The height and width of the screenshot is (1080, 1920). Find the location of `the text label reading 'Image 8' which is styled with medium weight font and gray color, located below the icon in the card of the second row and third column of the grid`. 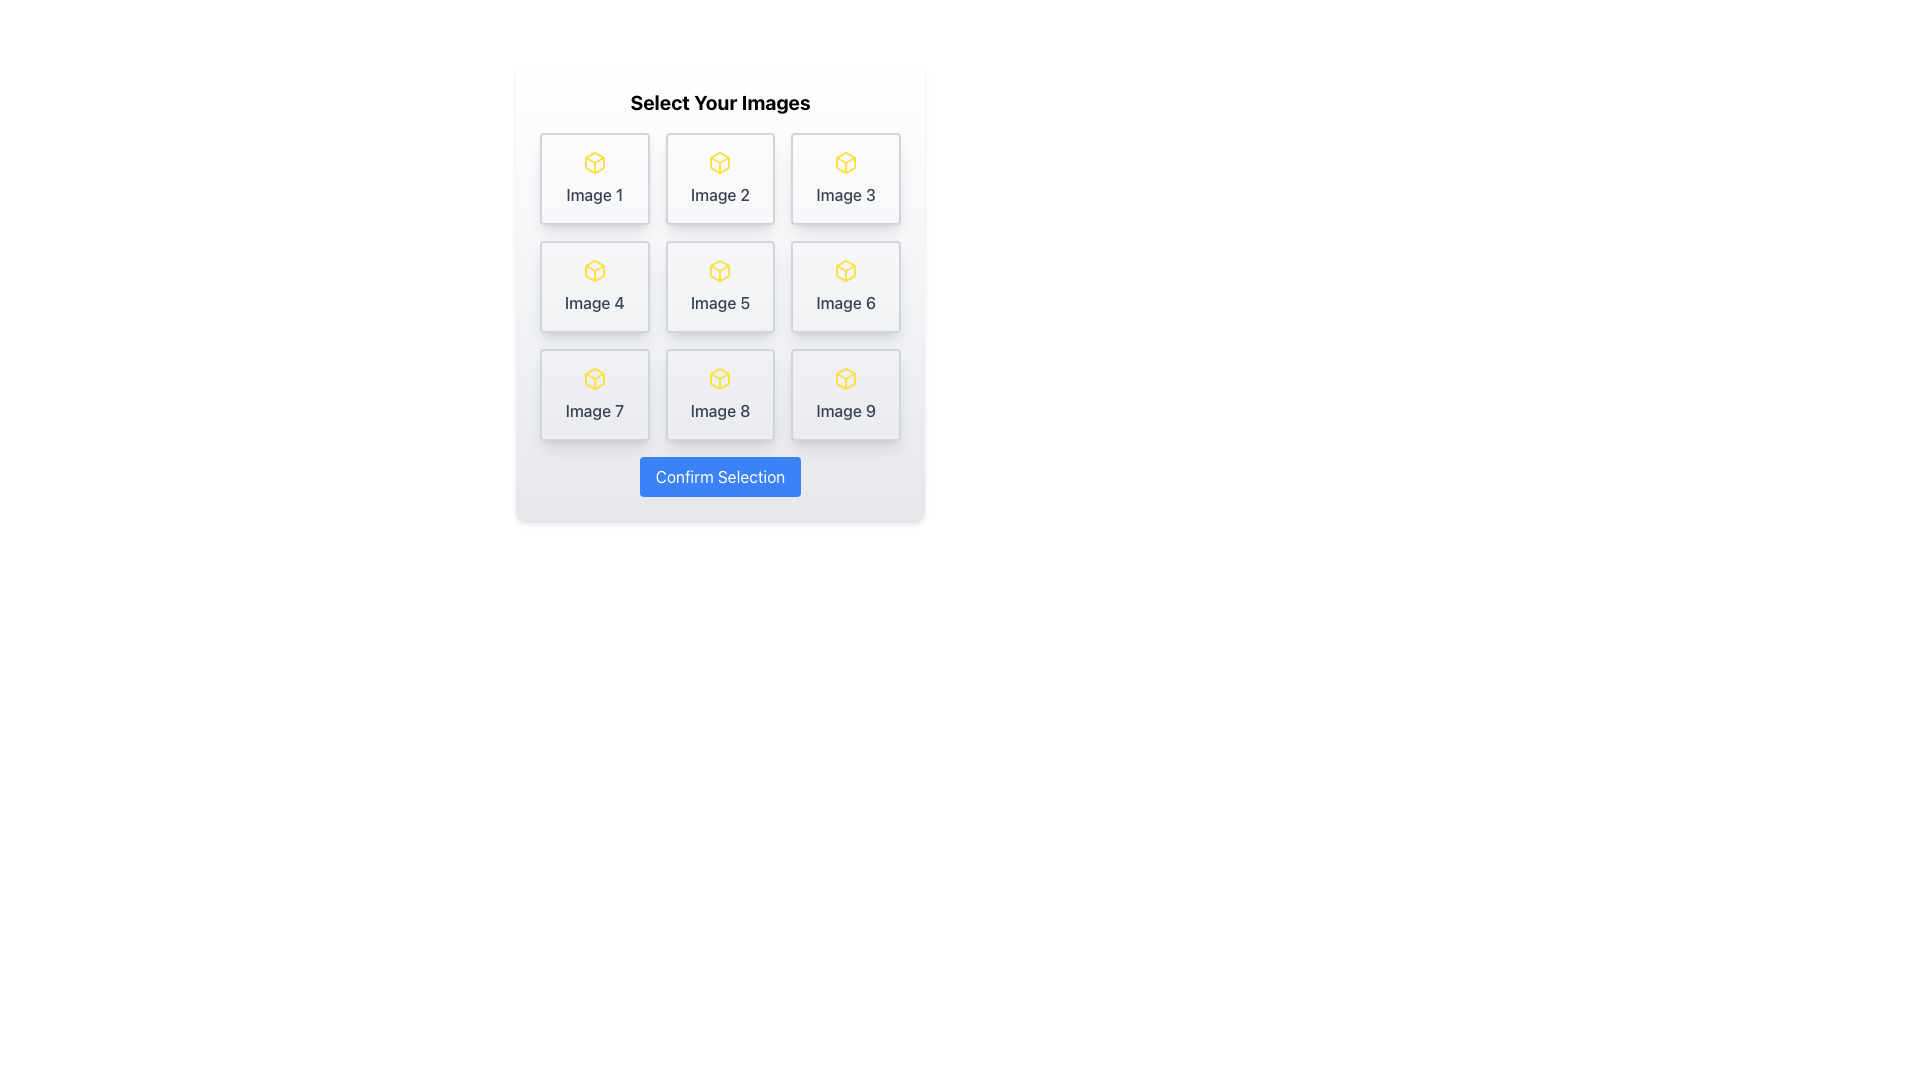

the text label reading 'Image 8' which is styled with medium weight font and gray color, located below the icon in the card of the second row and third column of the grid is located at coordinates (720, 410).